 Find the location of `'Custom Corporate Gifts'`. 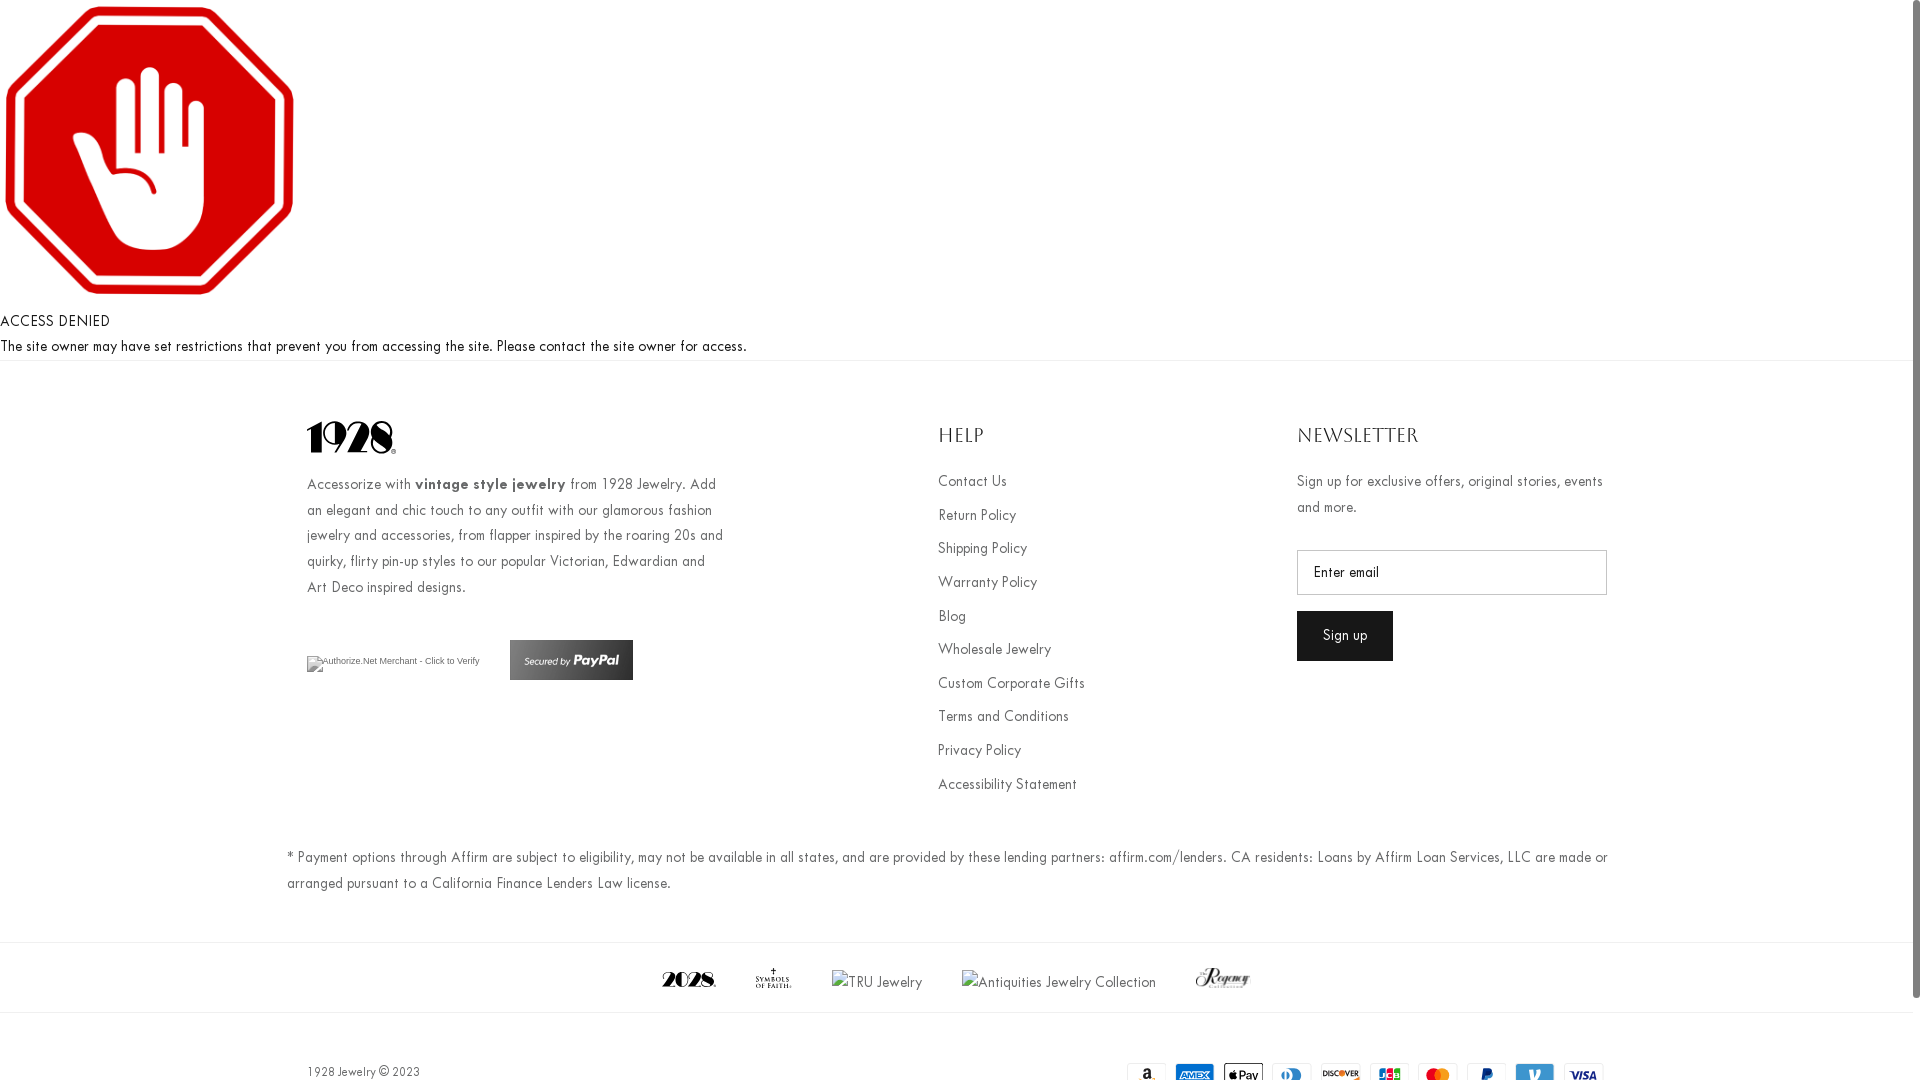

'Custom Corporate Gifts' is located at coordinates (1011, 682).